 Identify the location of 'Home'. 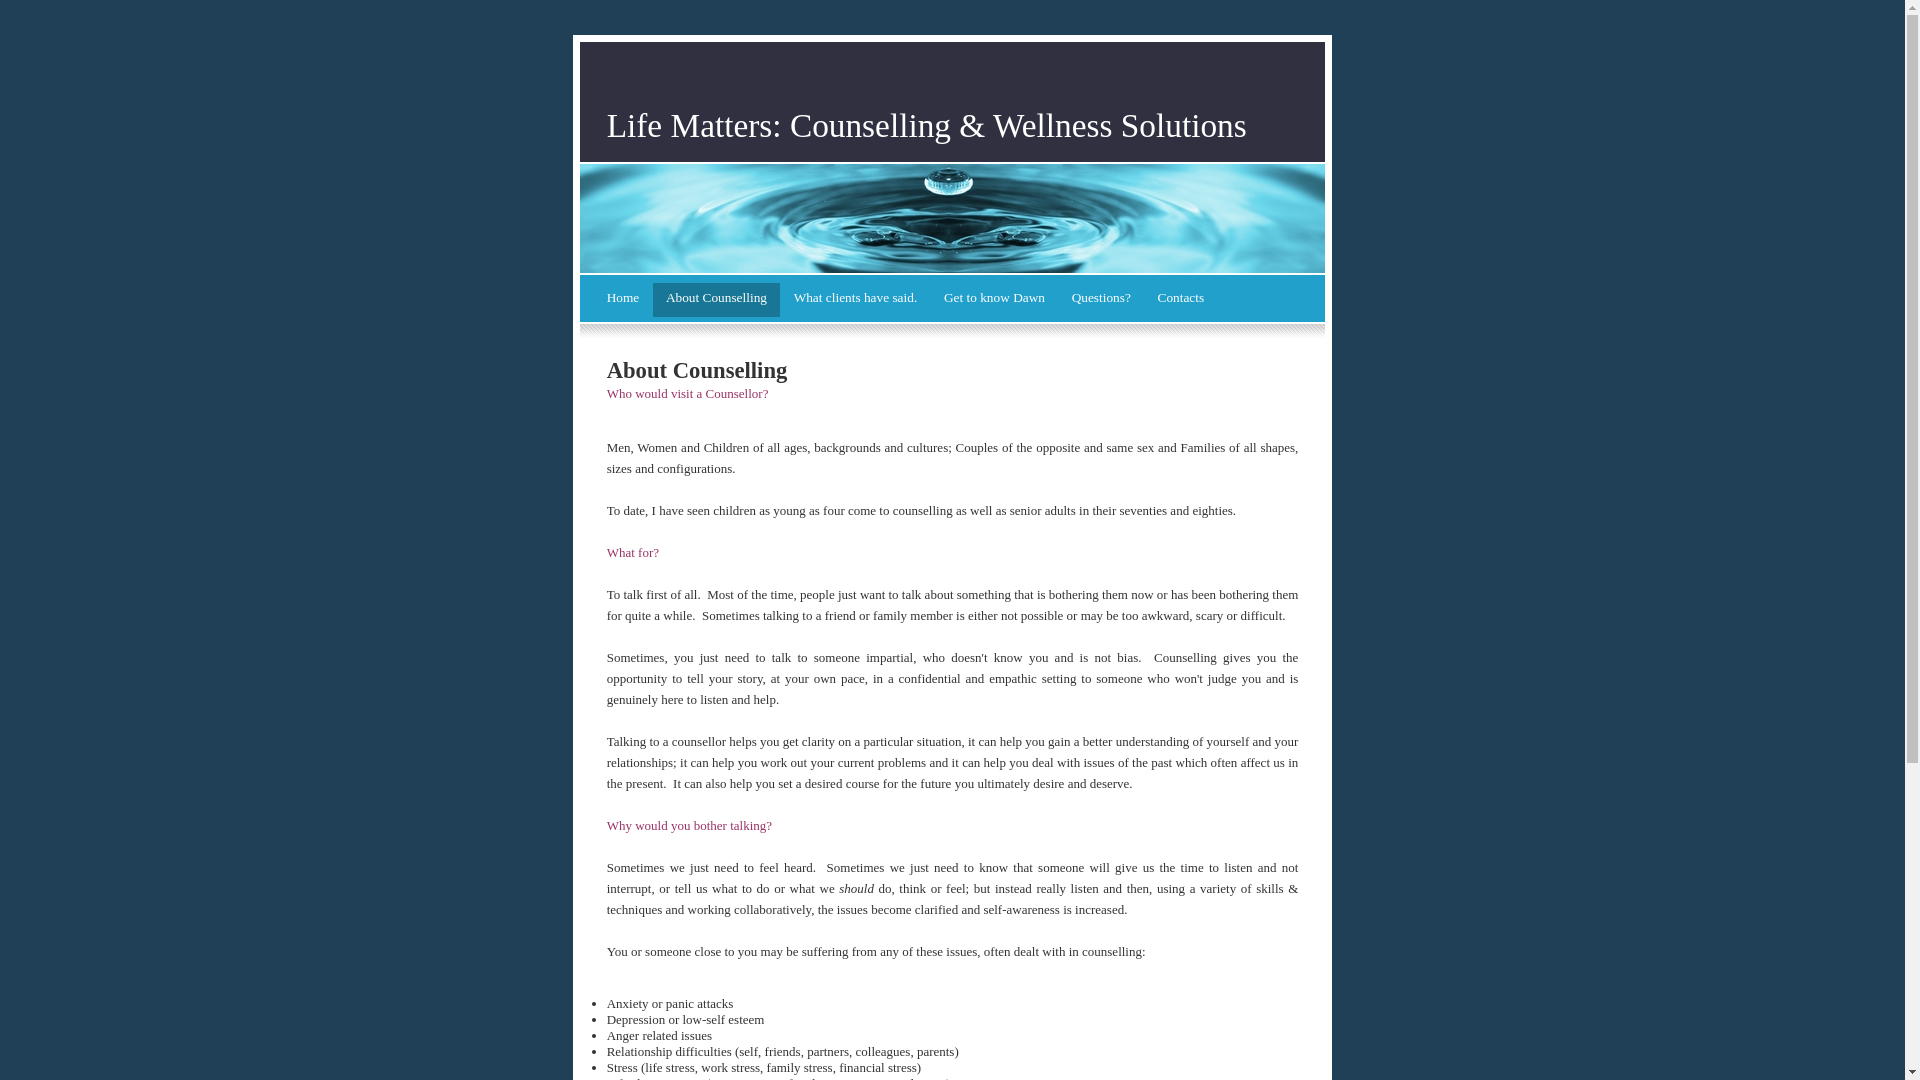
(621, 300).